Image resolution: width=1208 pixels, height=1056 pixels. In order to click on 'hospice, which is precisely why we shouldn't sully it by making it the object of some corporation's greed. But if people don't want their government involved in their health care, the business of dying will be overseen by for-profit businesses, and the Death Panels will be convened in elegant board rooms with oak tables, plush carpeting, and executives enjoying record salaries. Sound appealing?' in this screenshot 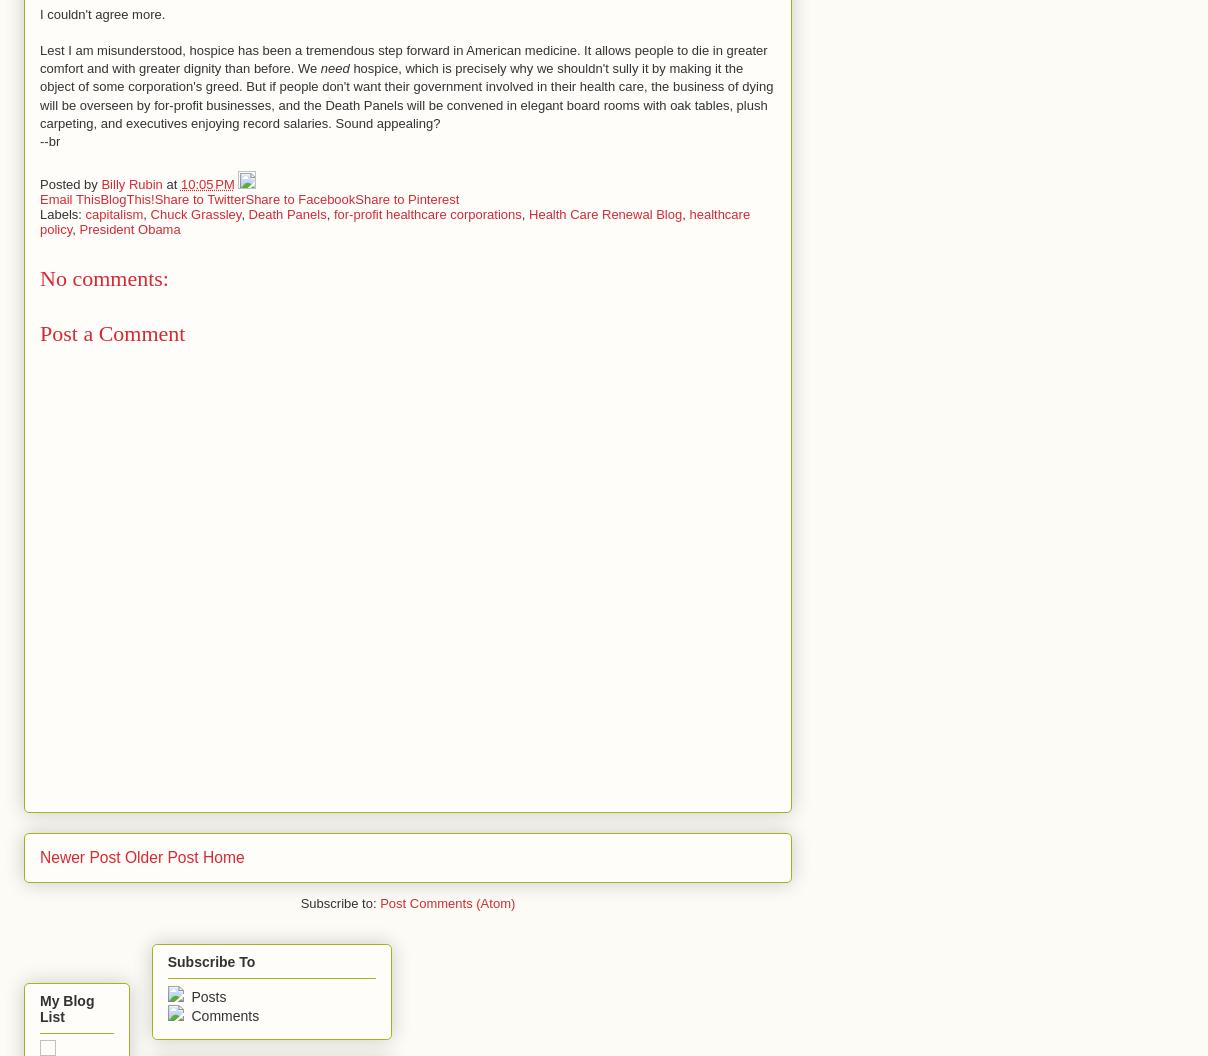, I will do `click(405, 94)`.